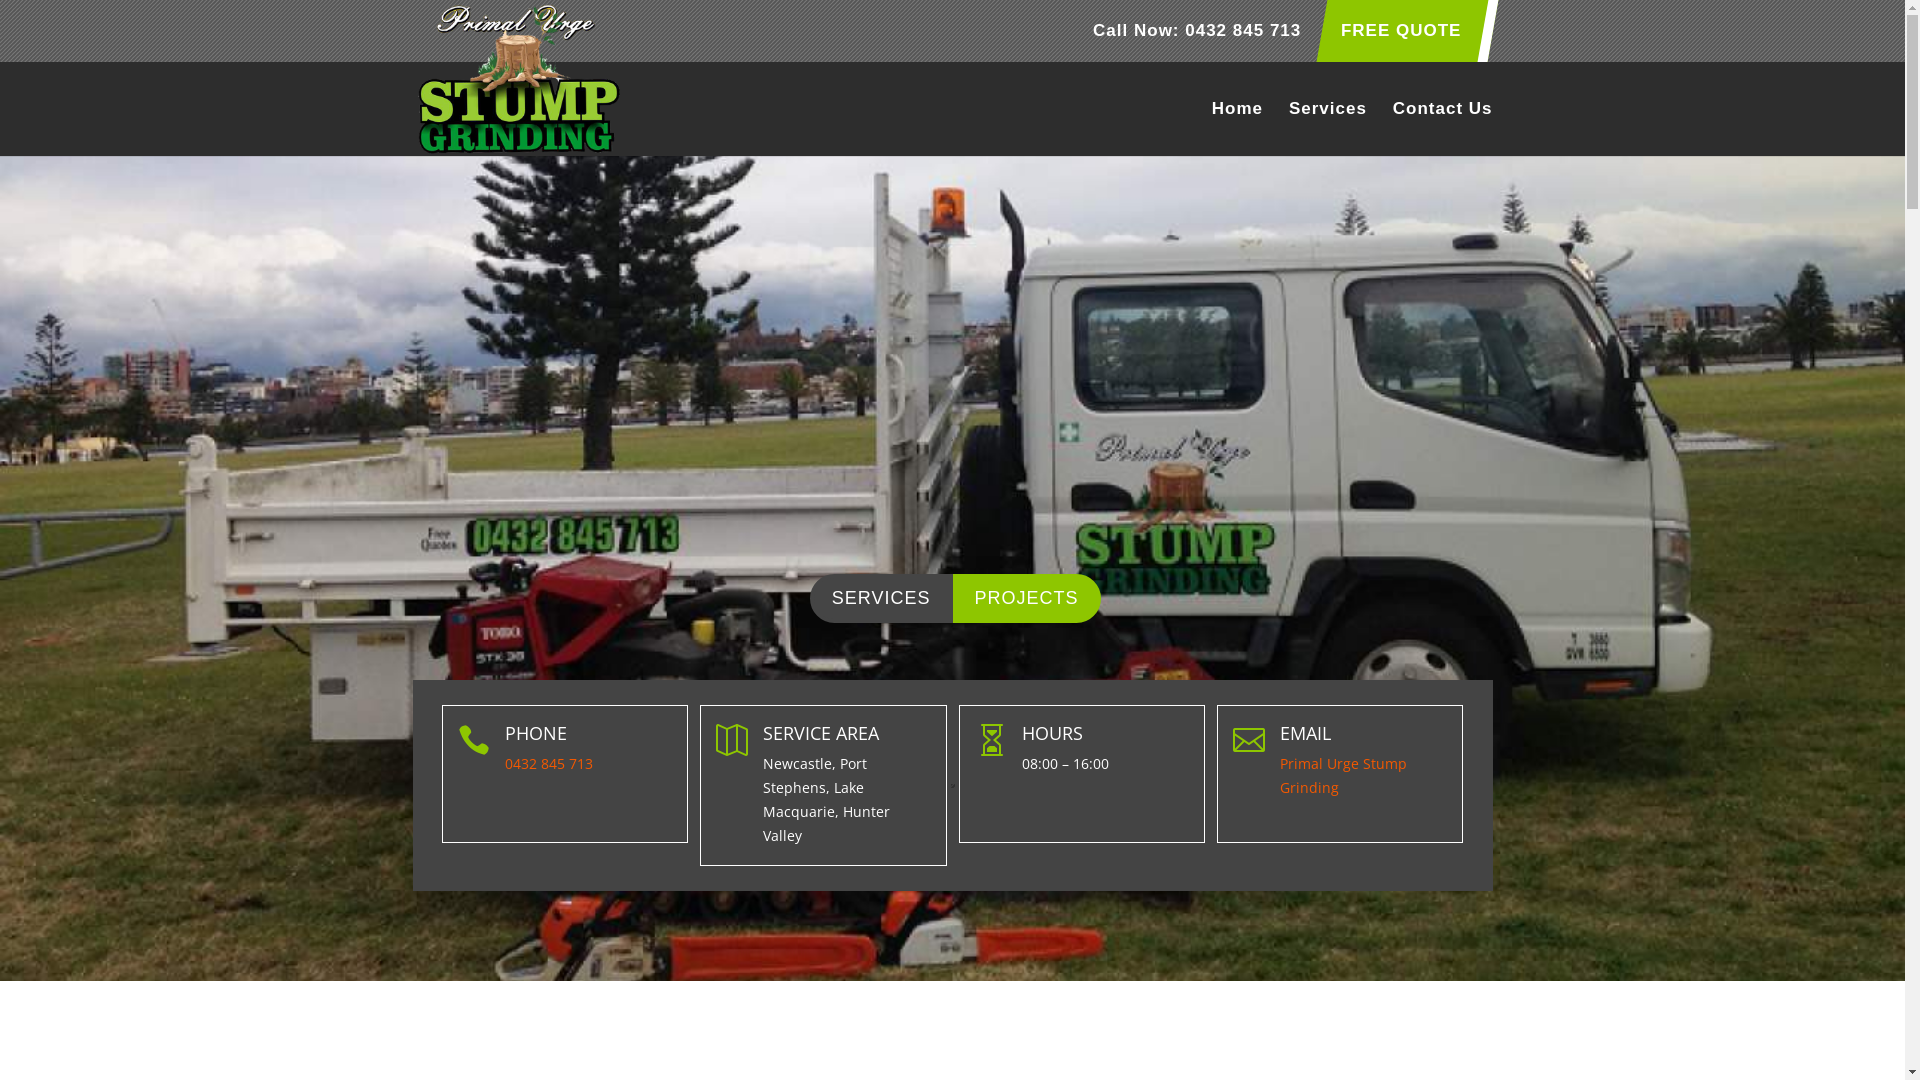 Image resolution: width=1920 pixels, height=1080 pixels. I want to click on 'HOURS', so click(1051, 732).